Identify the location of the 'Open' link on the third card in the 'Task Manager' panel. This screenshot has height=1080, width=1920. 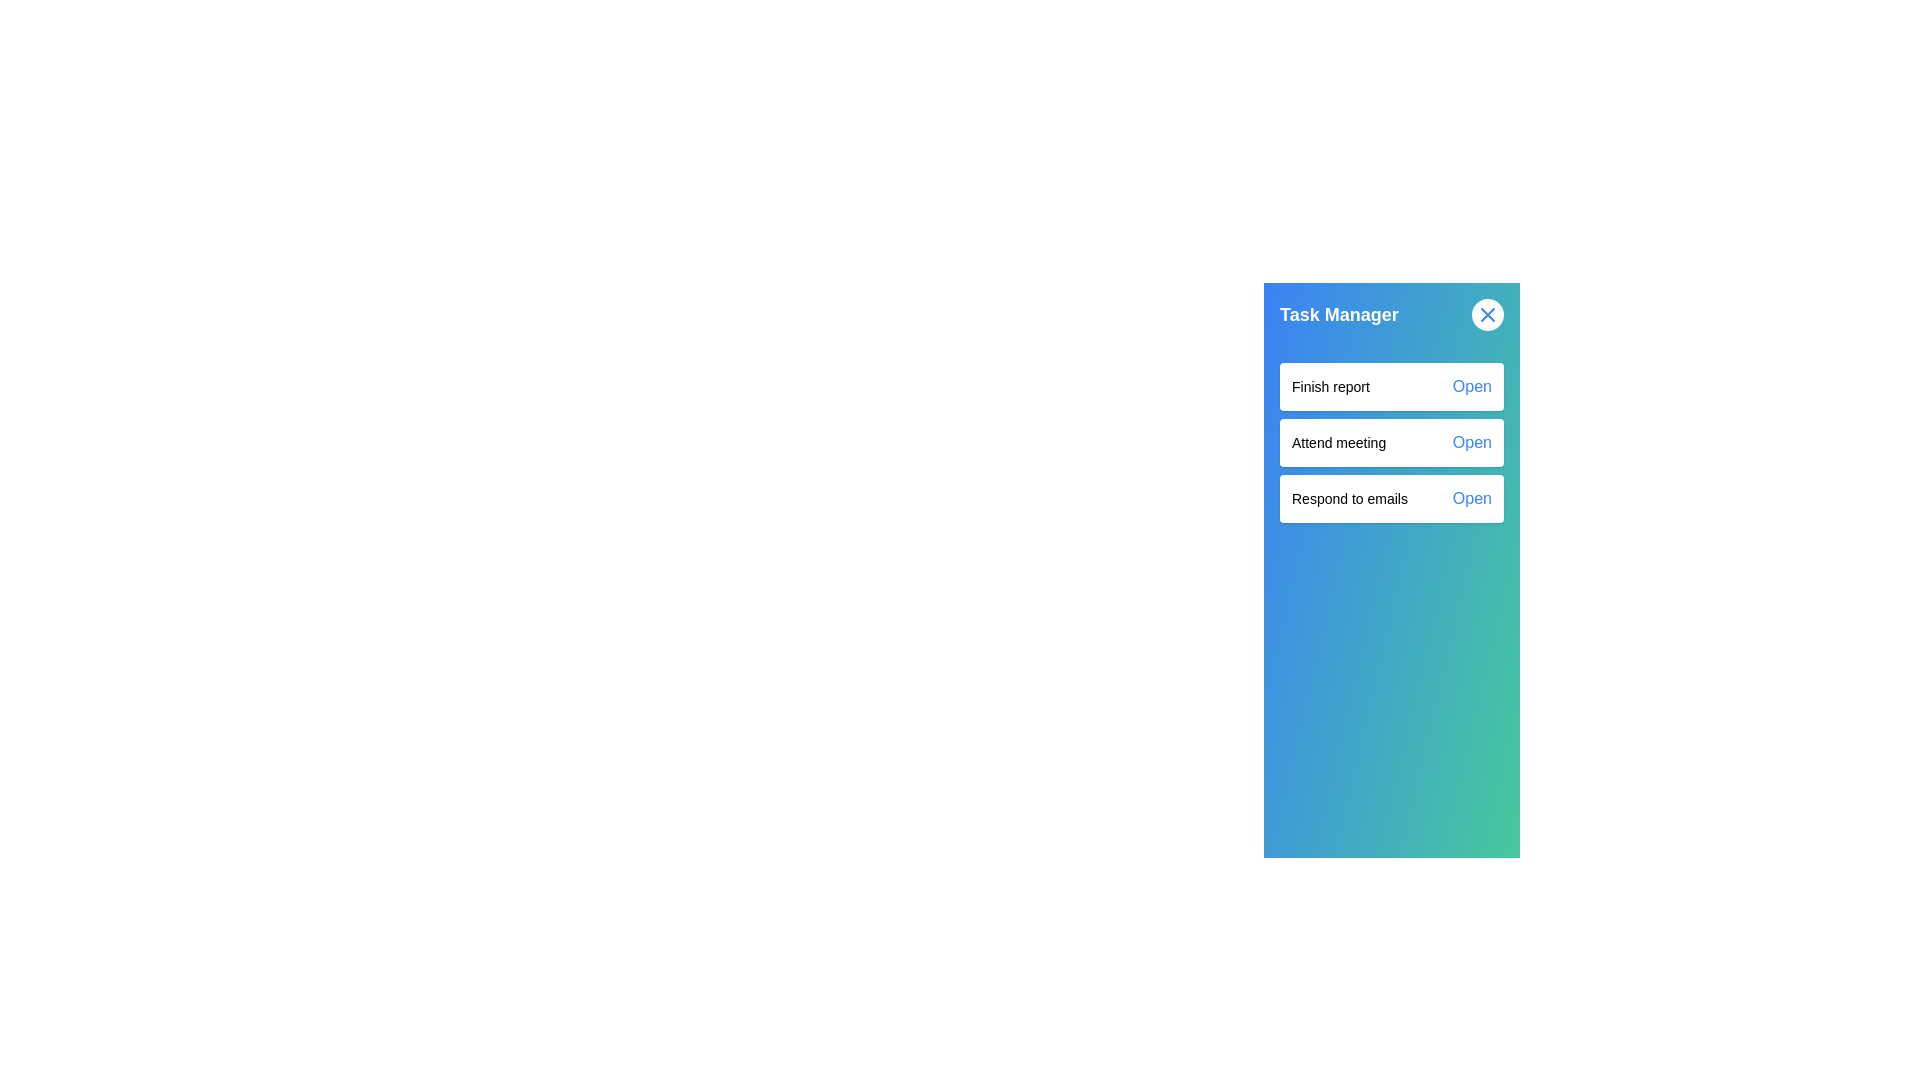
(1391, 497).